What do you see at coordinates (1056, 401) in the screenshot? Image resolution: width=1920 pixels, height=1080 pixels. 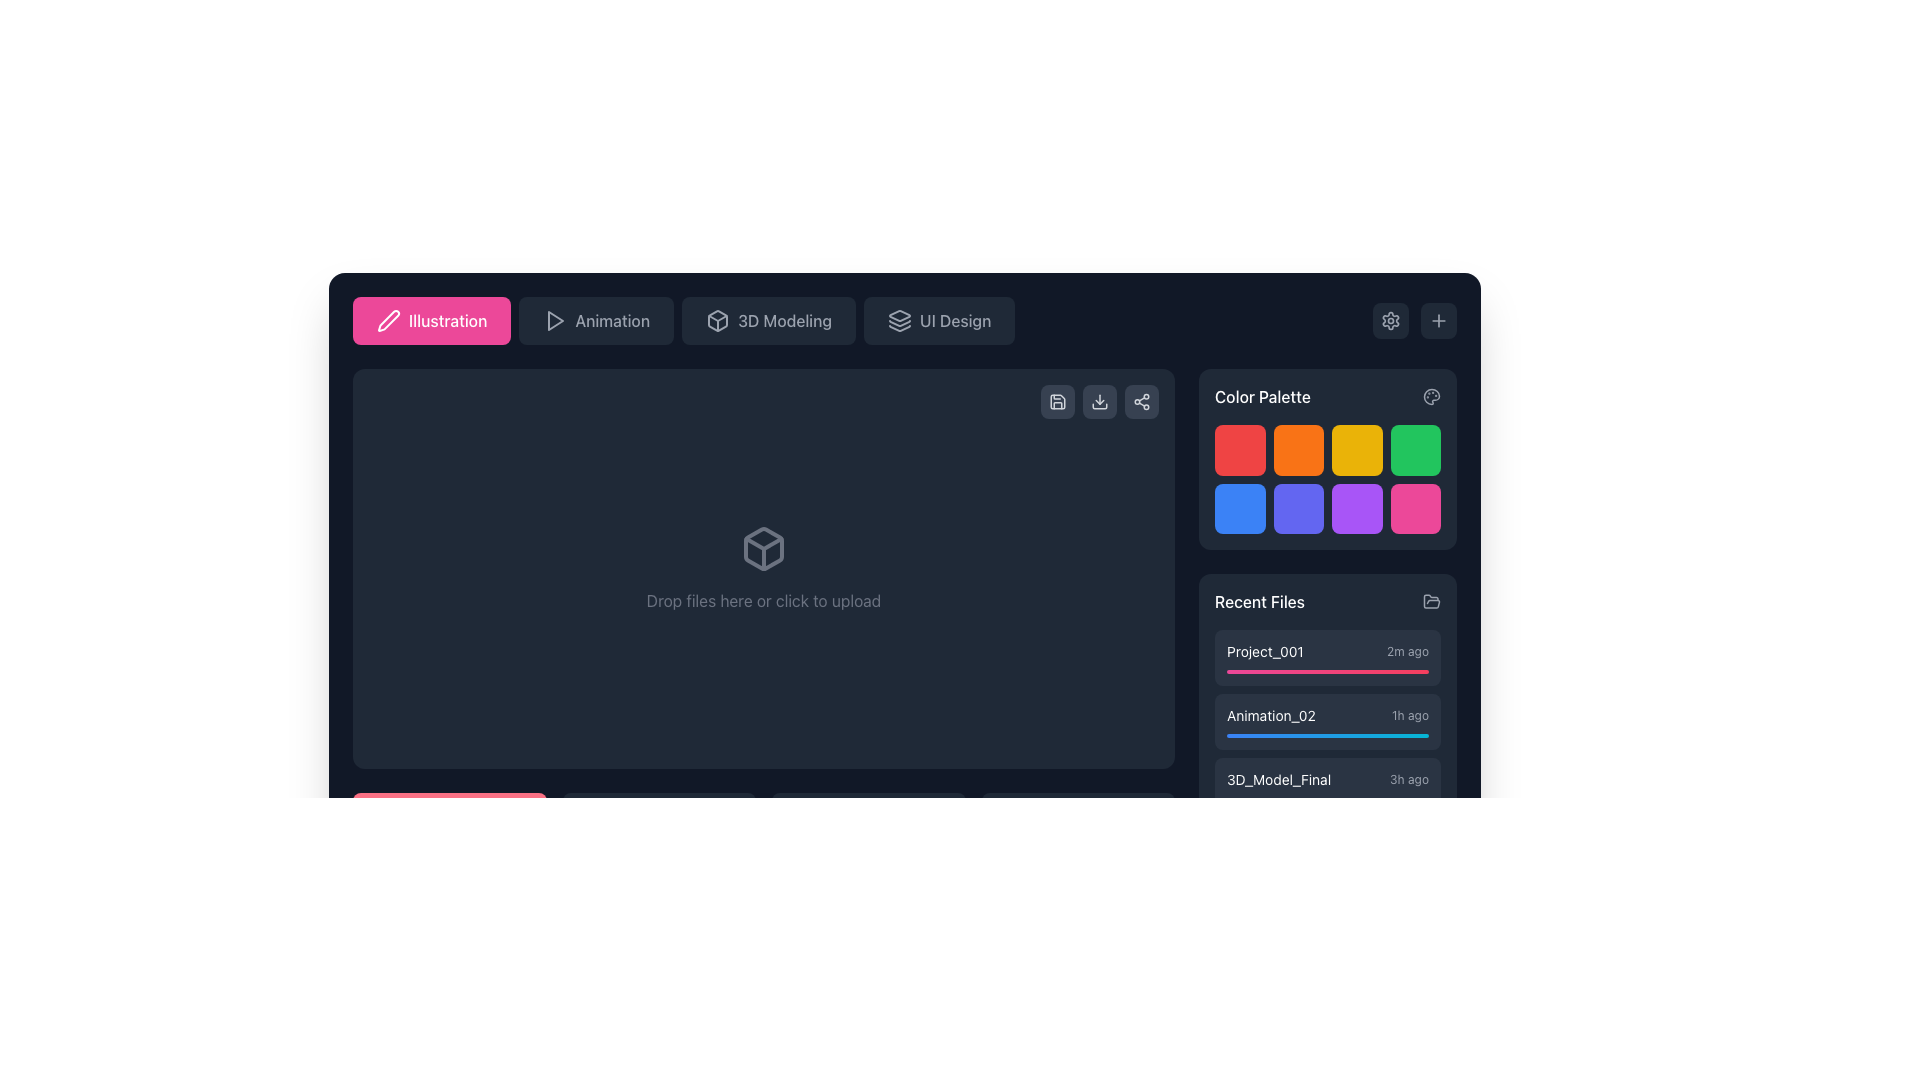 I see `the 'Save' icon button located near the top-right corner of the dark main panel` at bounding box center [1056, 401].